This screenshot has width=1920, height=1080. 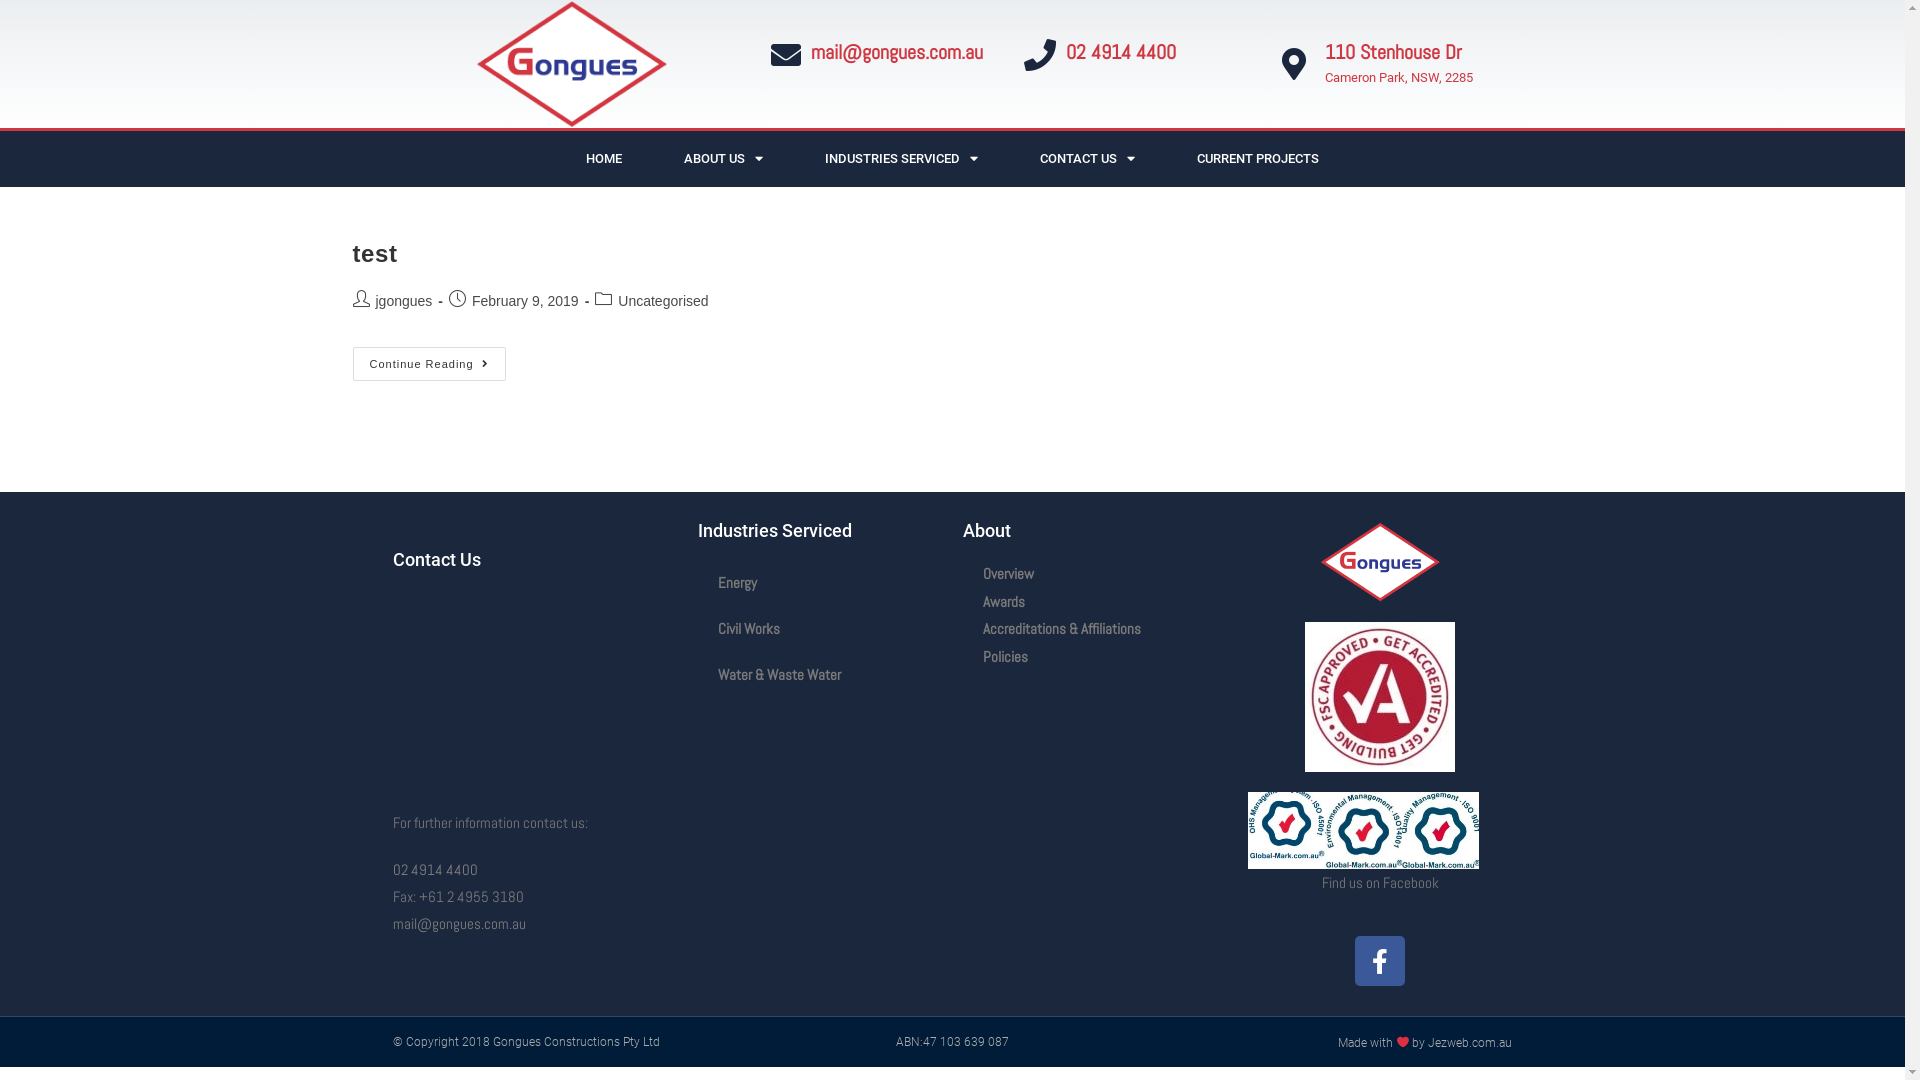 What do you see at coordinates (427, 363) in the screenshot?
I see `'Continue Reading'` at bounding box center [427, 363].